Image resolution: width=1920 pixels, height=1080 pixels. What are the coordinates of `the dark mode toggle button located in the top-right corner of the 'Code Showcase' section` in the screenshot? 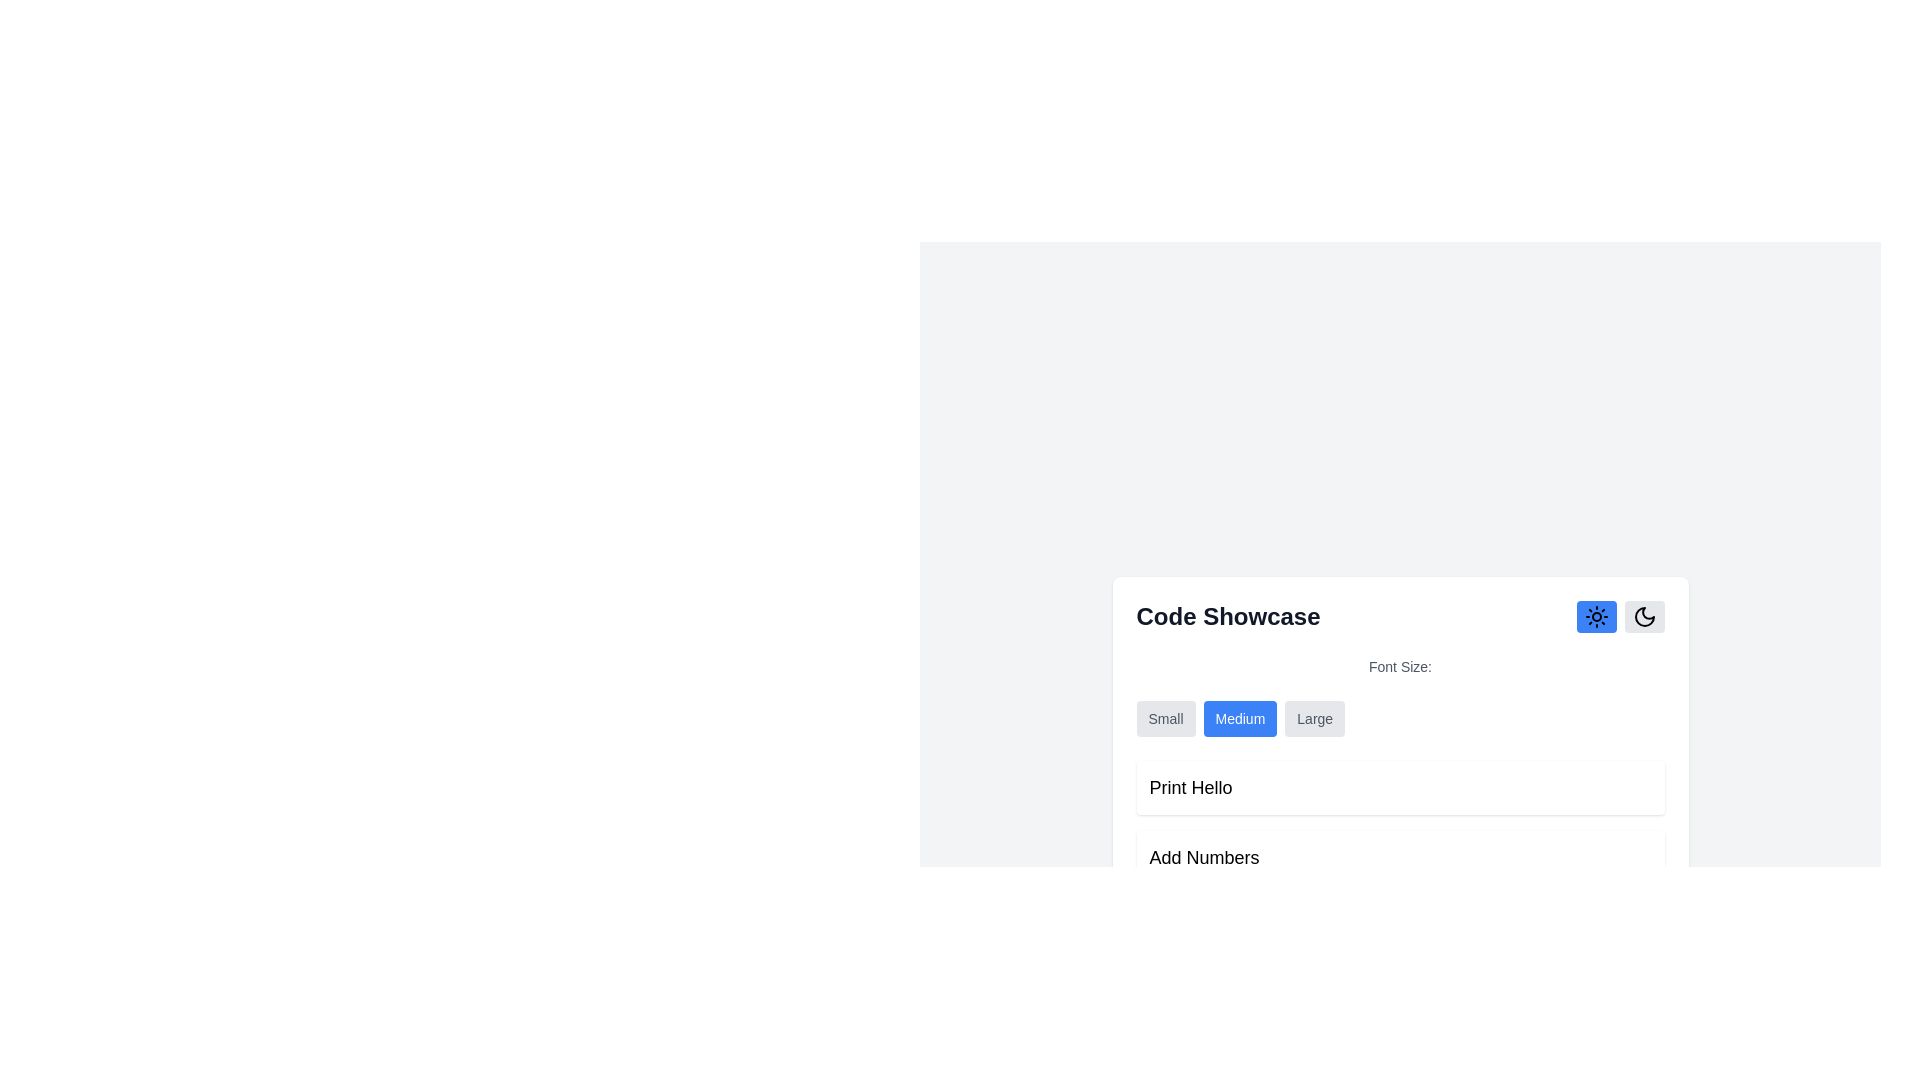 It's located at (1644, 616).